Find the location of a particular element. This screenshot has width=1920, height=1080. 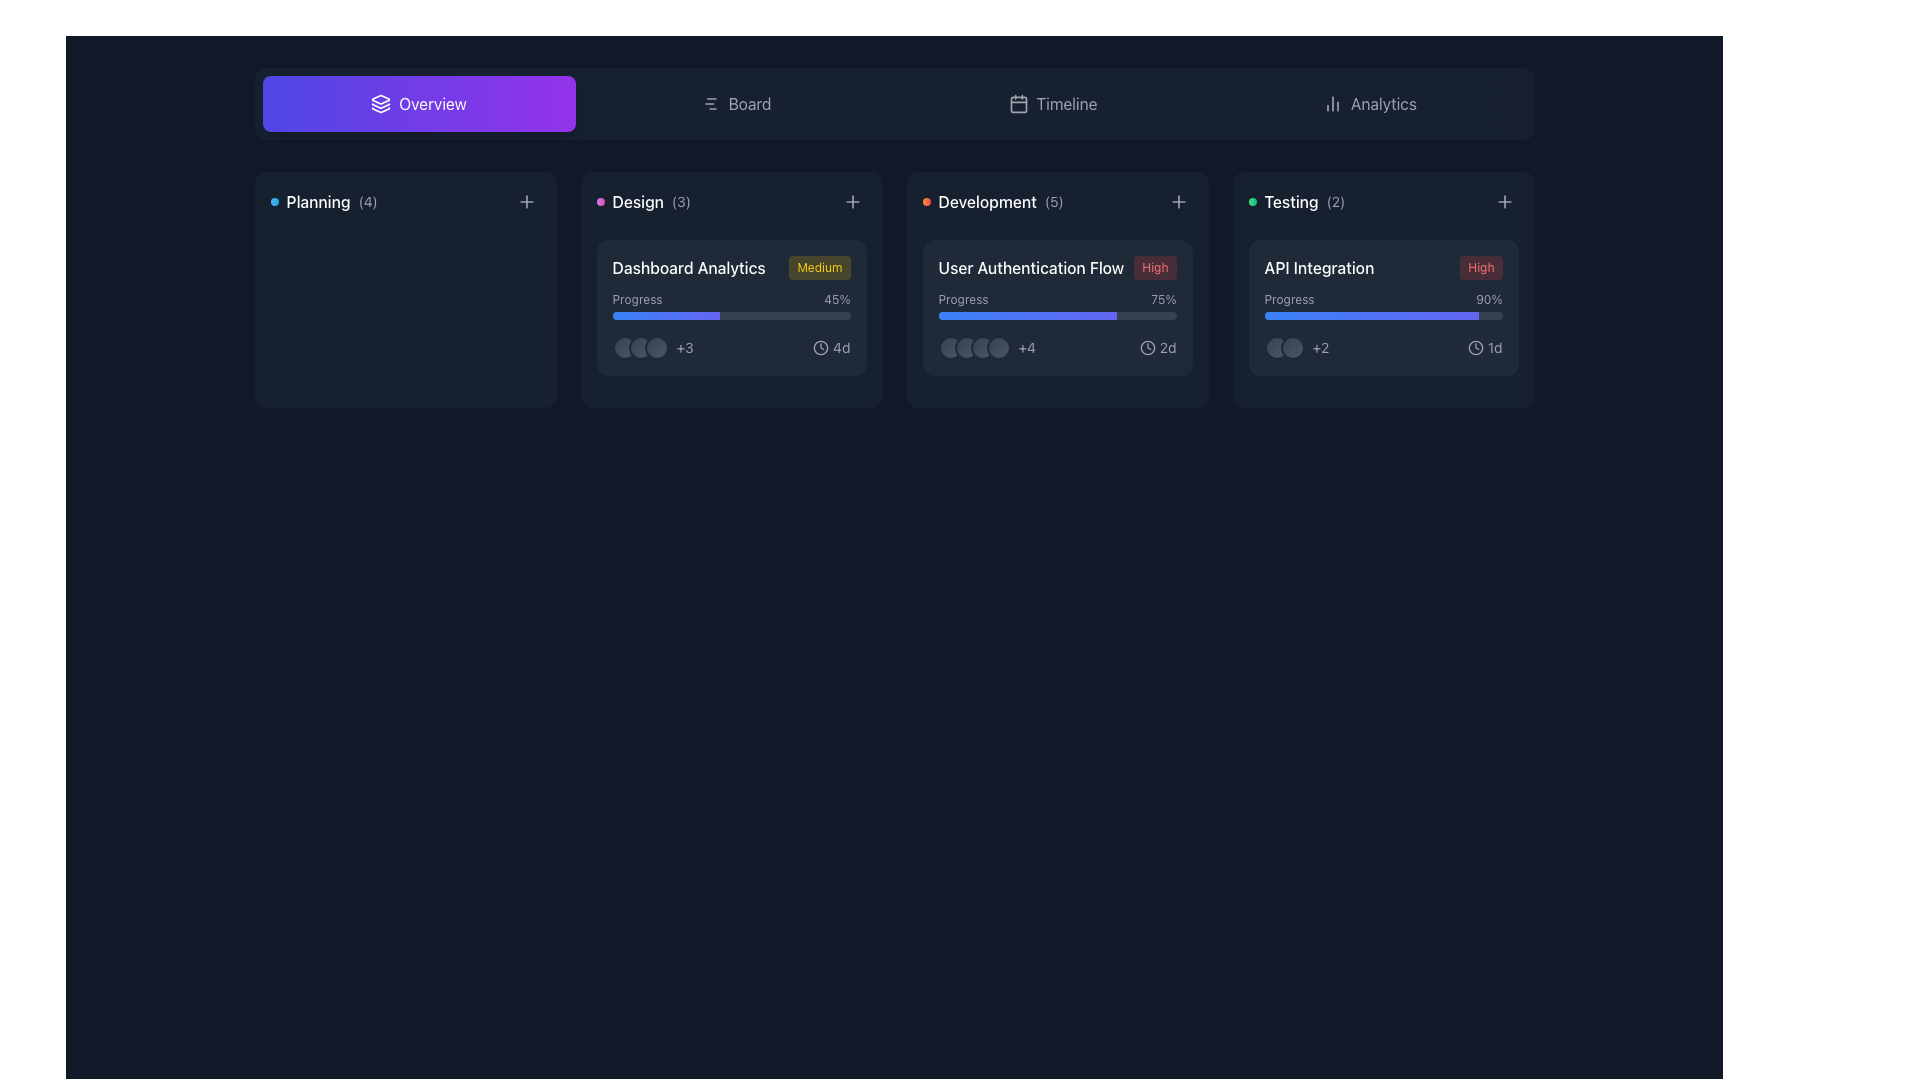

the progress bar located in the 'API Integration' card, which visually indicates the progress of a task with a 'High' priority badge is located at coordinates (1382, 305).